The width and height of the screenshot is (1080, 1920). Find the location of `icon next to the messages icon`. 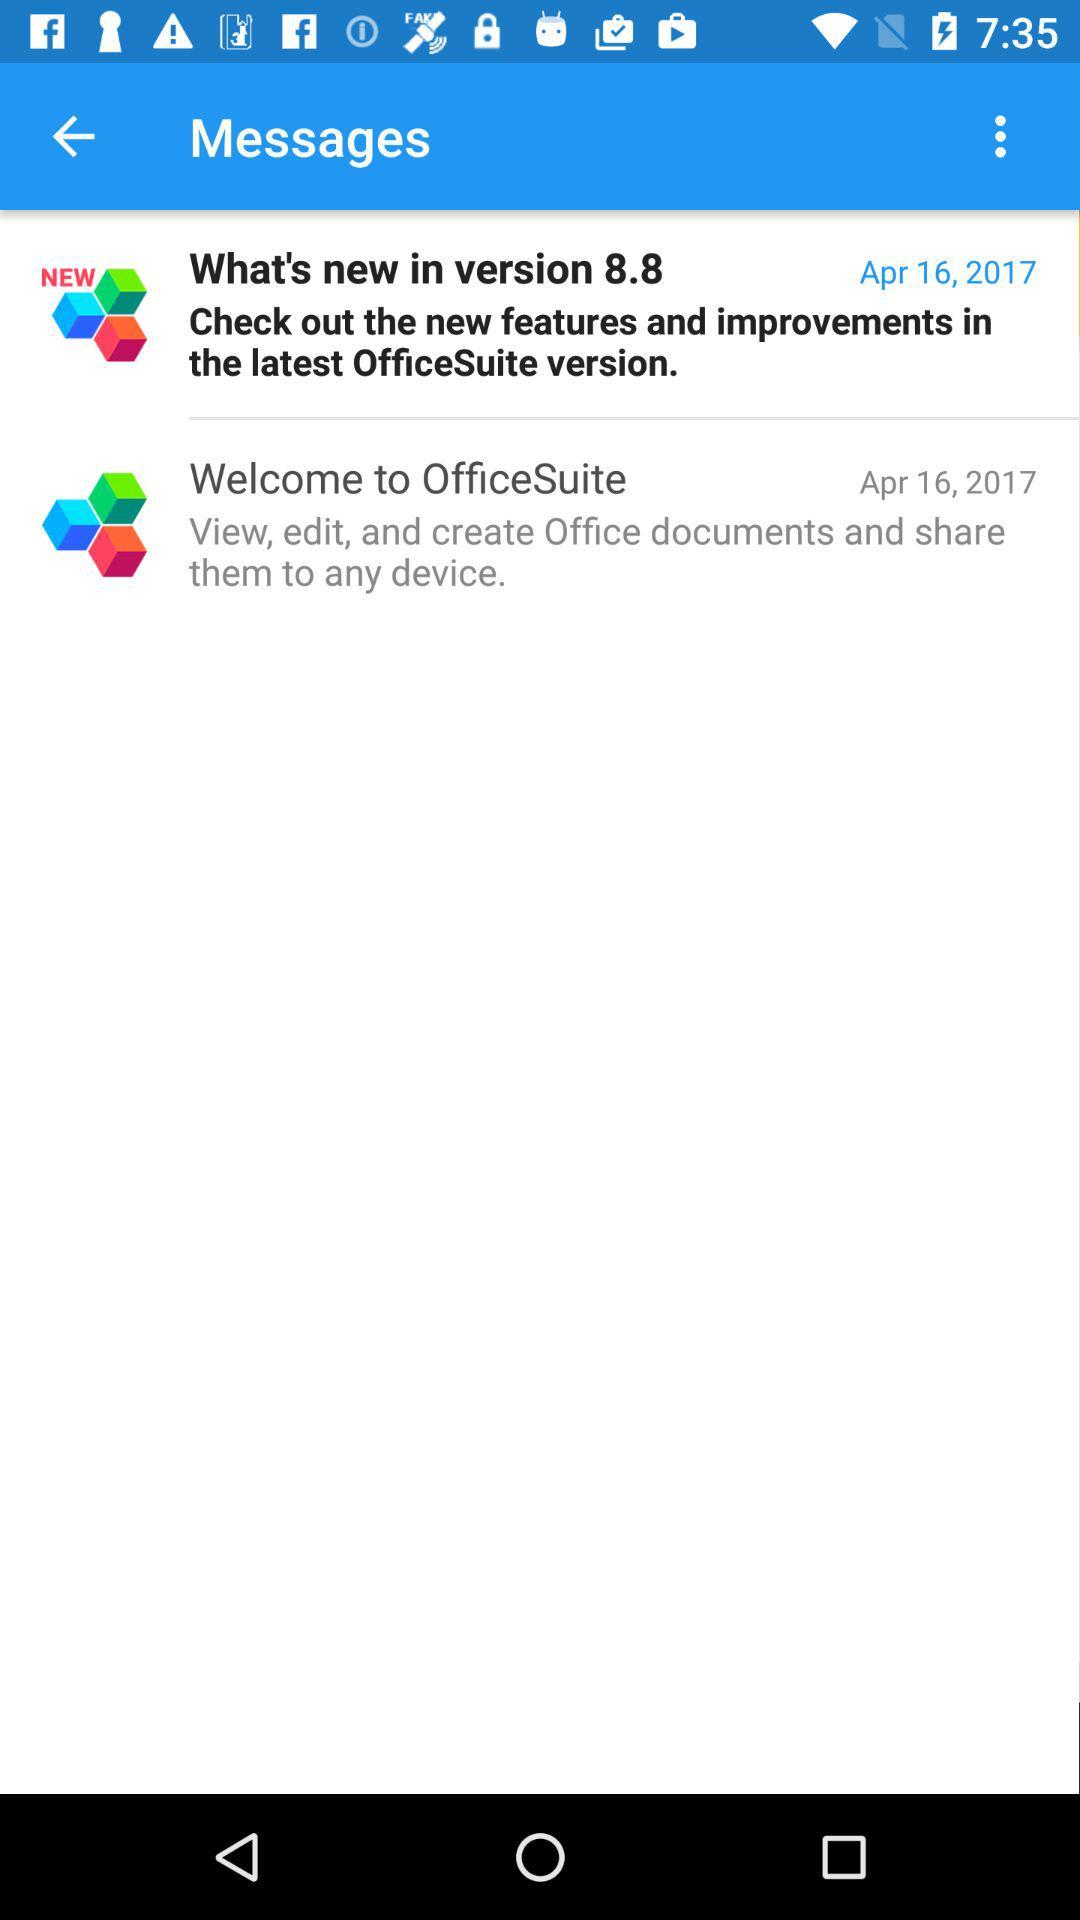

icon next to the messages icon is located at coordinates (1005, 135).